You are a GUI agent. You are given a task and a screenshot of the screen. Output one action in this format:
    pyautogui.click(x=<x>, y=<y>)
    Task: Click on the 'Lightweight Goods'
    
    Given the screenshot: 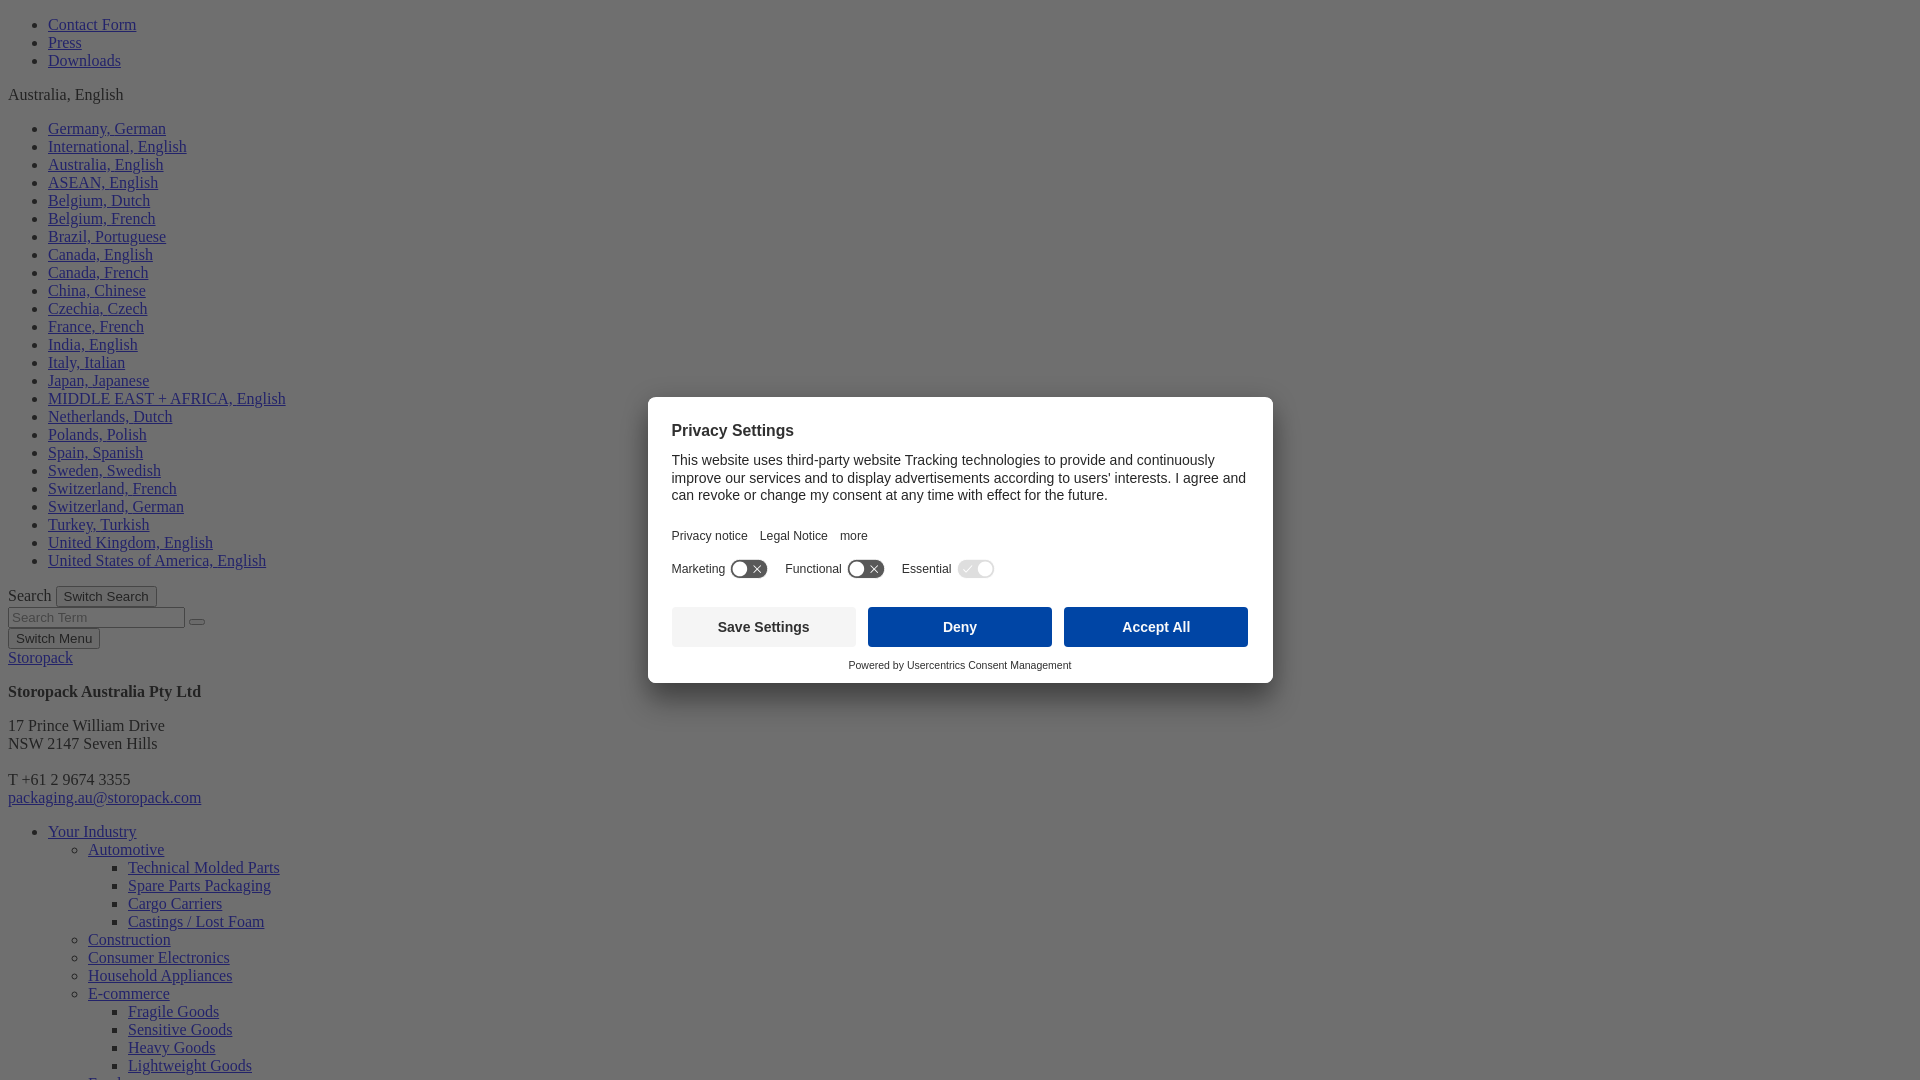 What is the action you would take?
    pyautogui.click(x=190, y=1064)
    